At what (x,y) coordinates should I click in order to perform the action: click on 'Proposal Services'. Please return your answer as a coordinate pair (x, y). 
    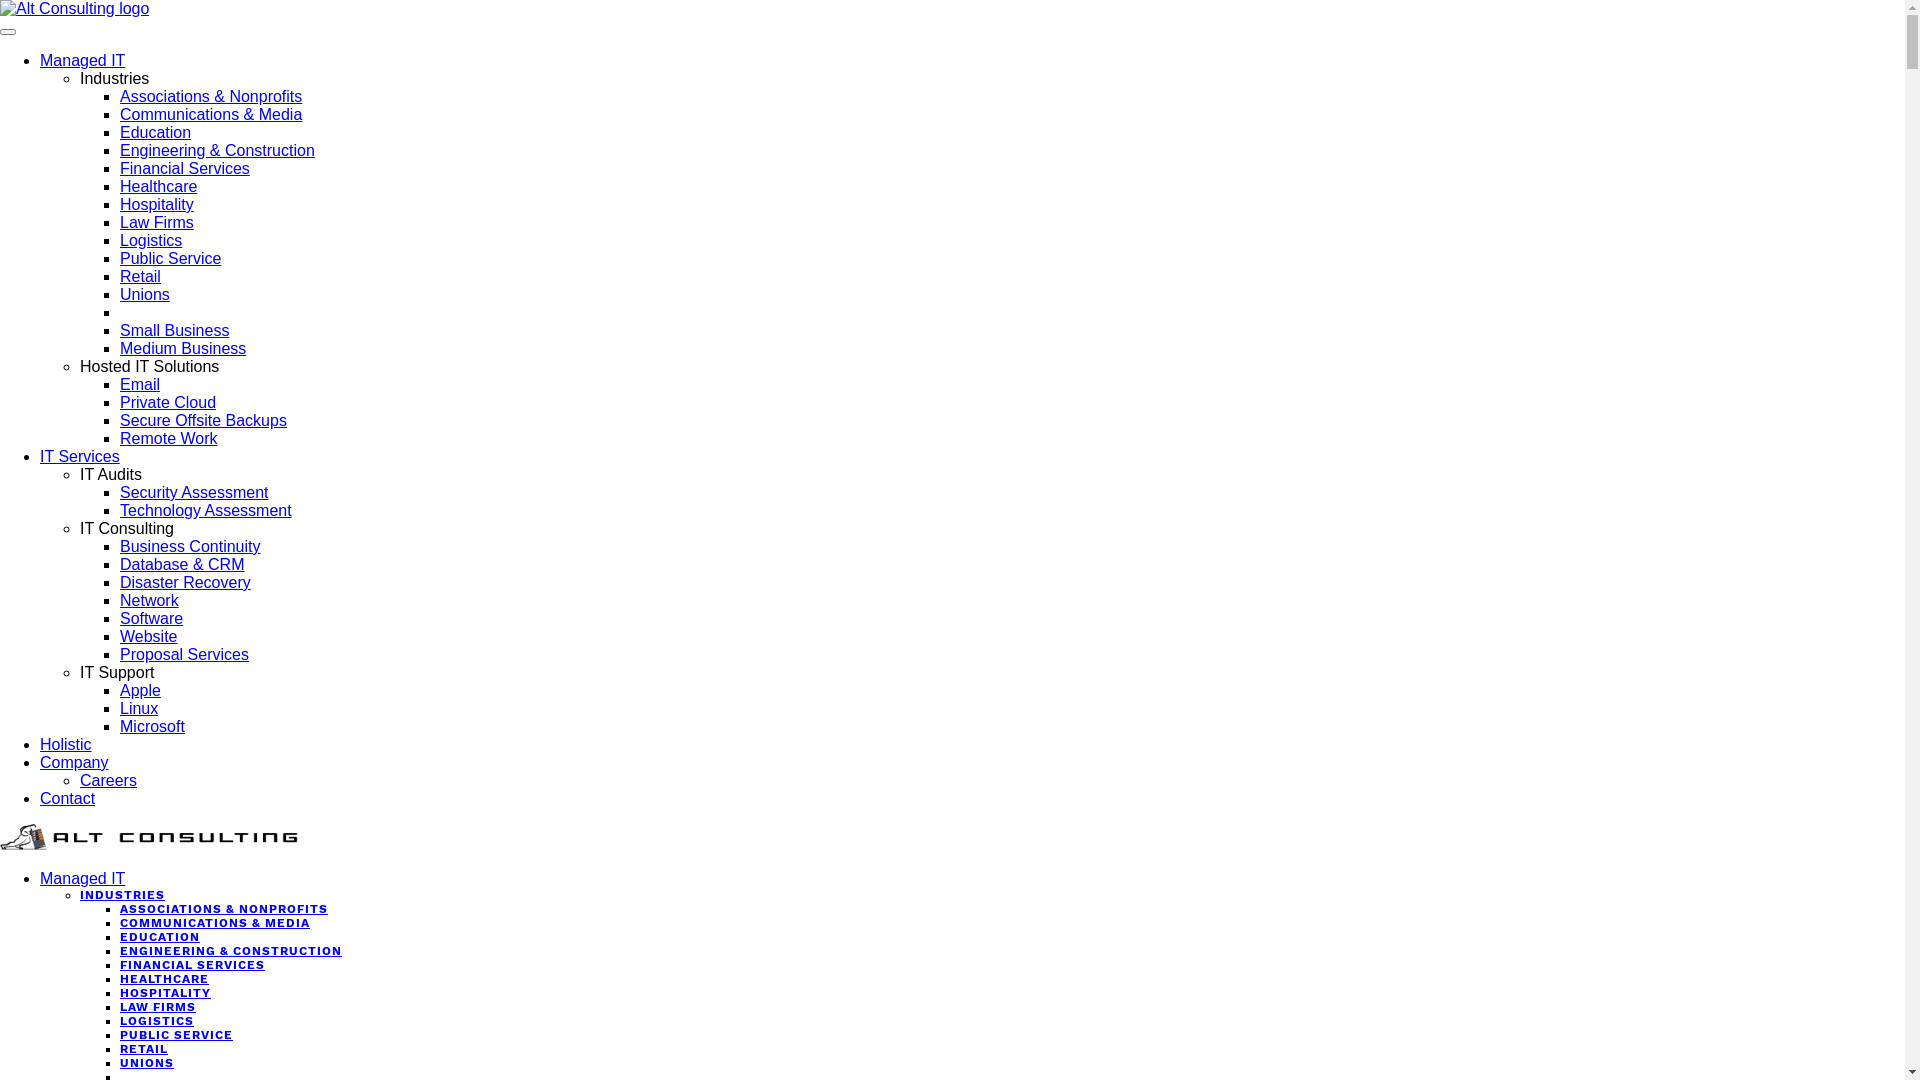
    Looking at the image, I should click on (184, 654).